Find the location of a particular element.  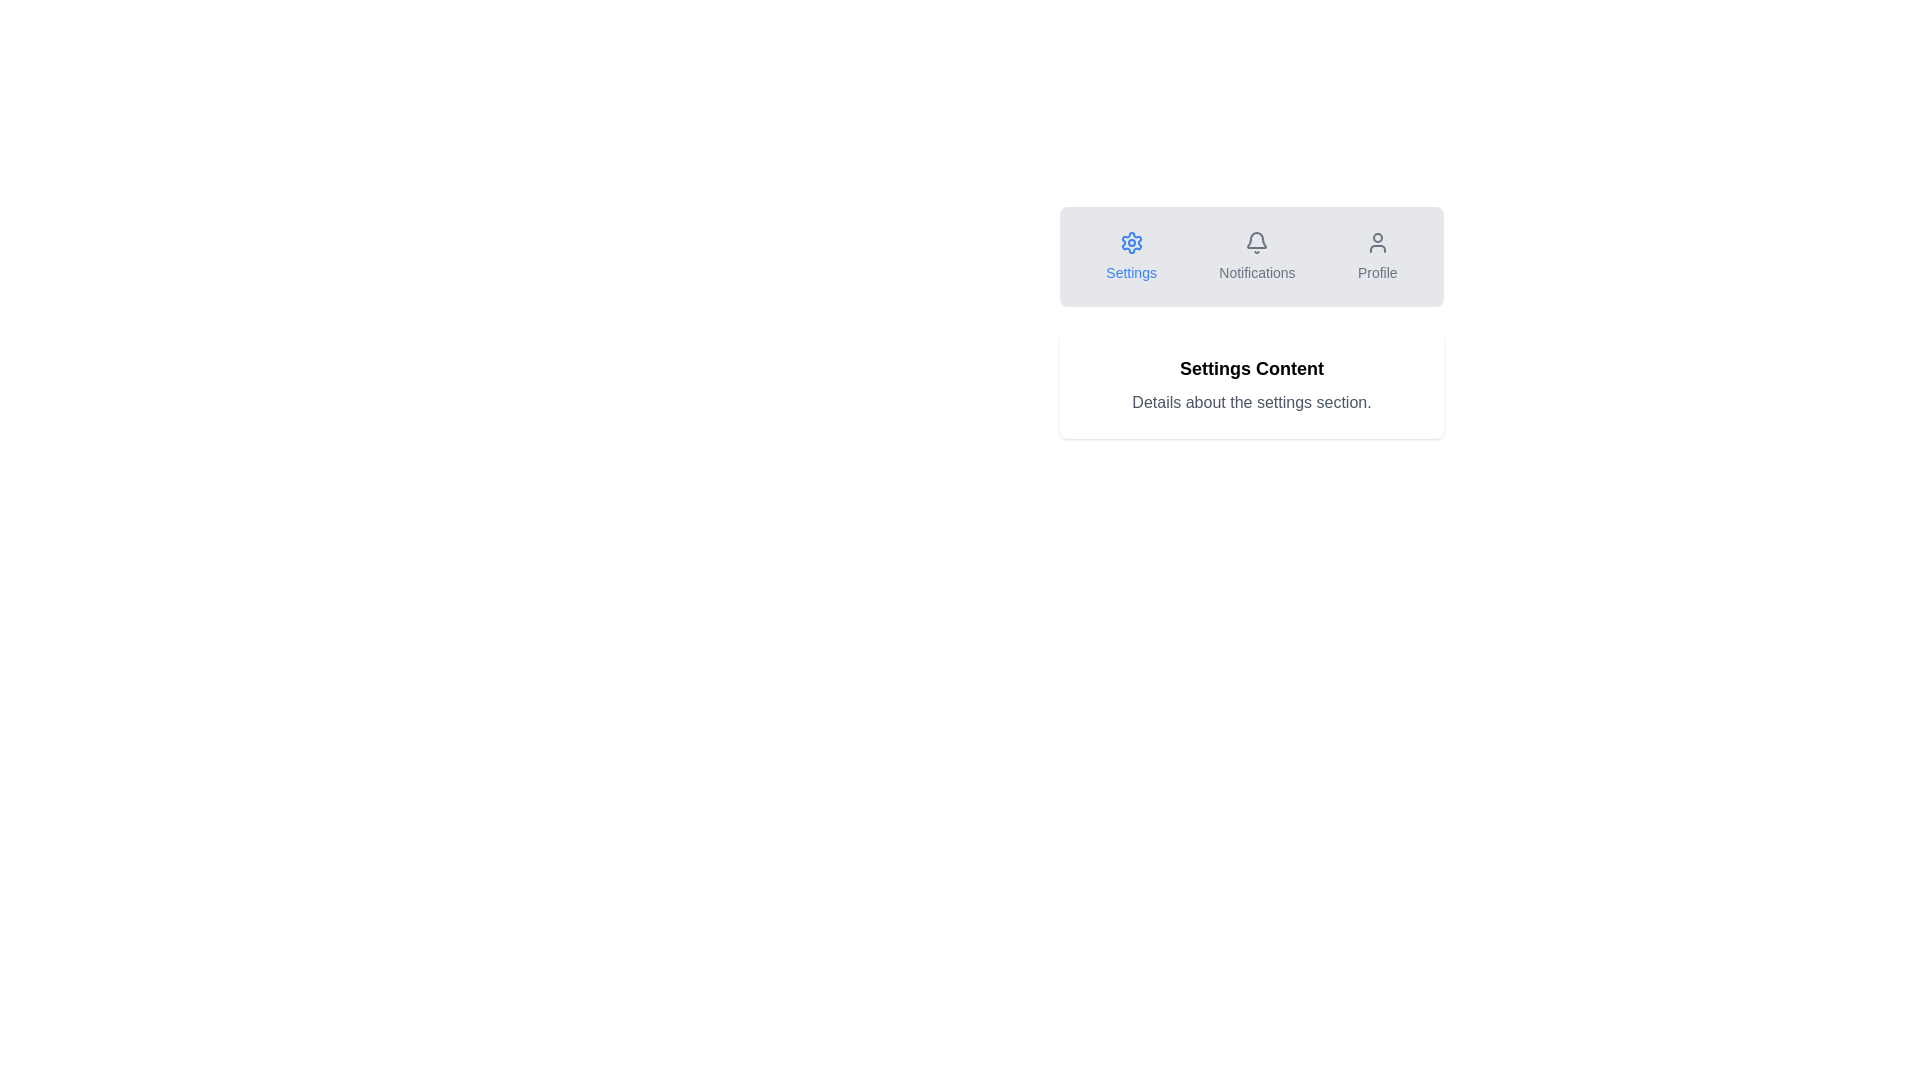

the Notifications button located in the central section of the row between 'Settings' and 'Profile' is located at coordinates (1256, 256).